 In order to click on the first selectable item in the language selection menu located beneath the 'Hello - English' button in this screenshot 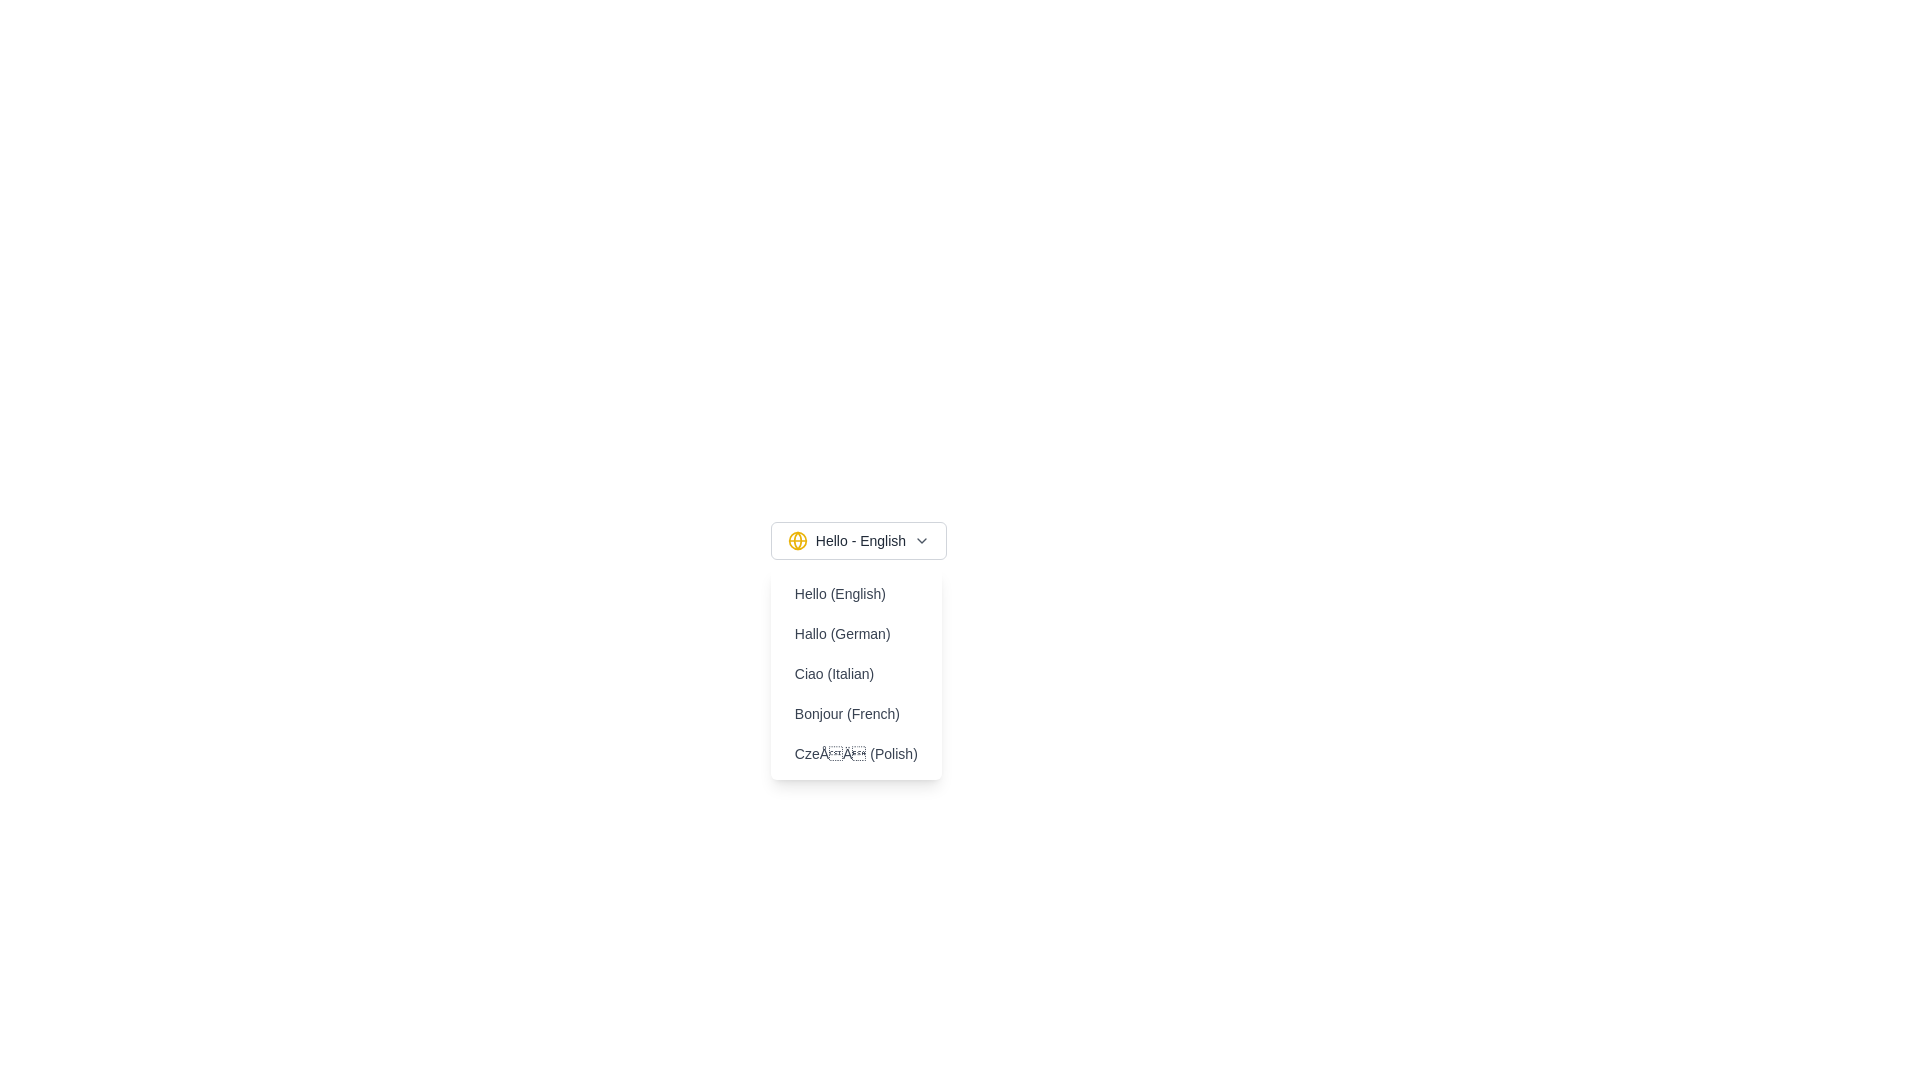, I will do `click(856, 593)`.